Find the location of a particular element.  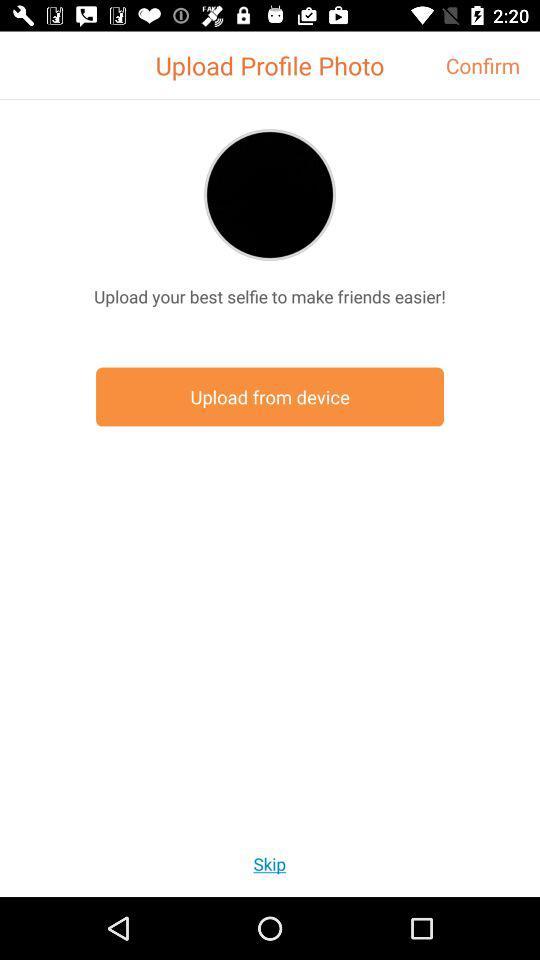

the app above the skip is located at coordinates (270, 396).